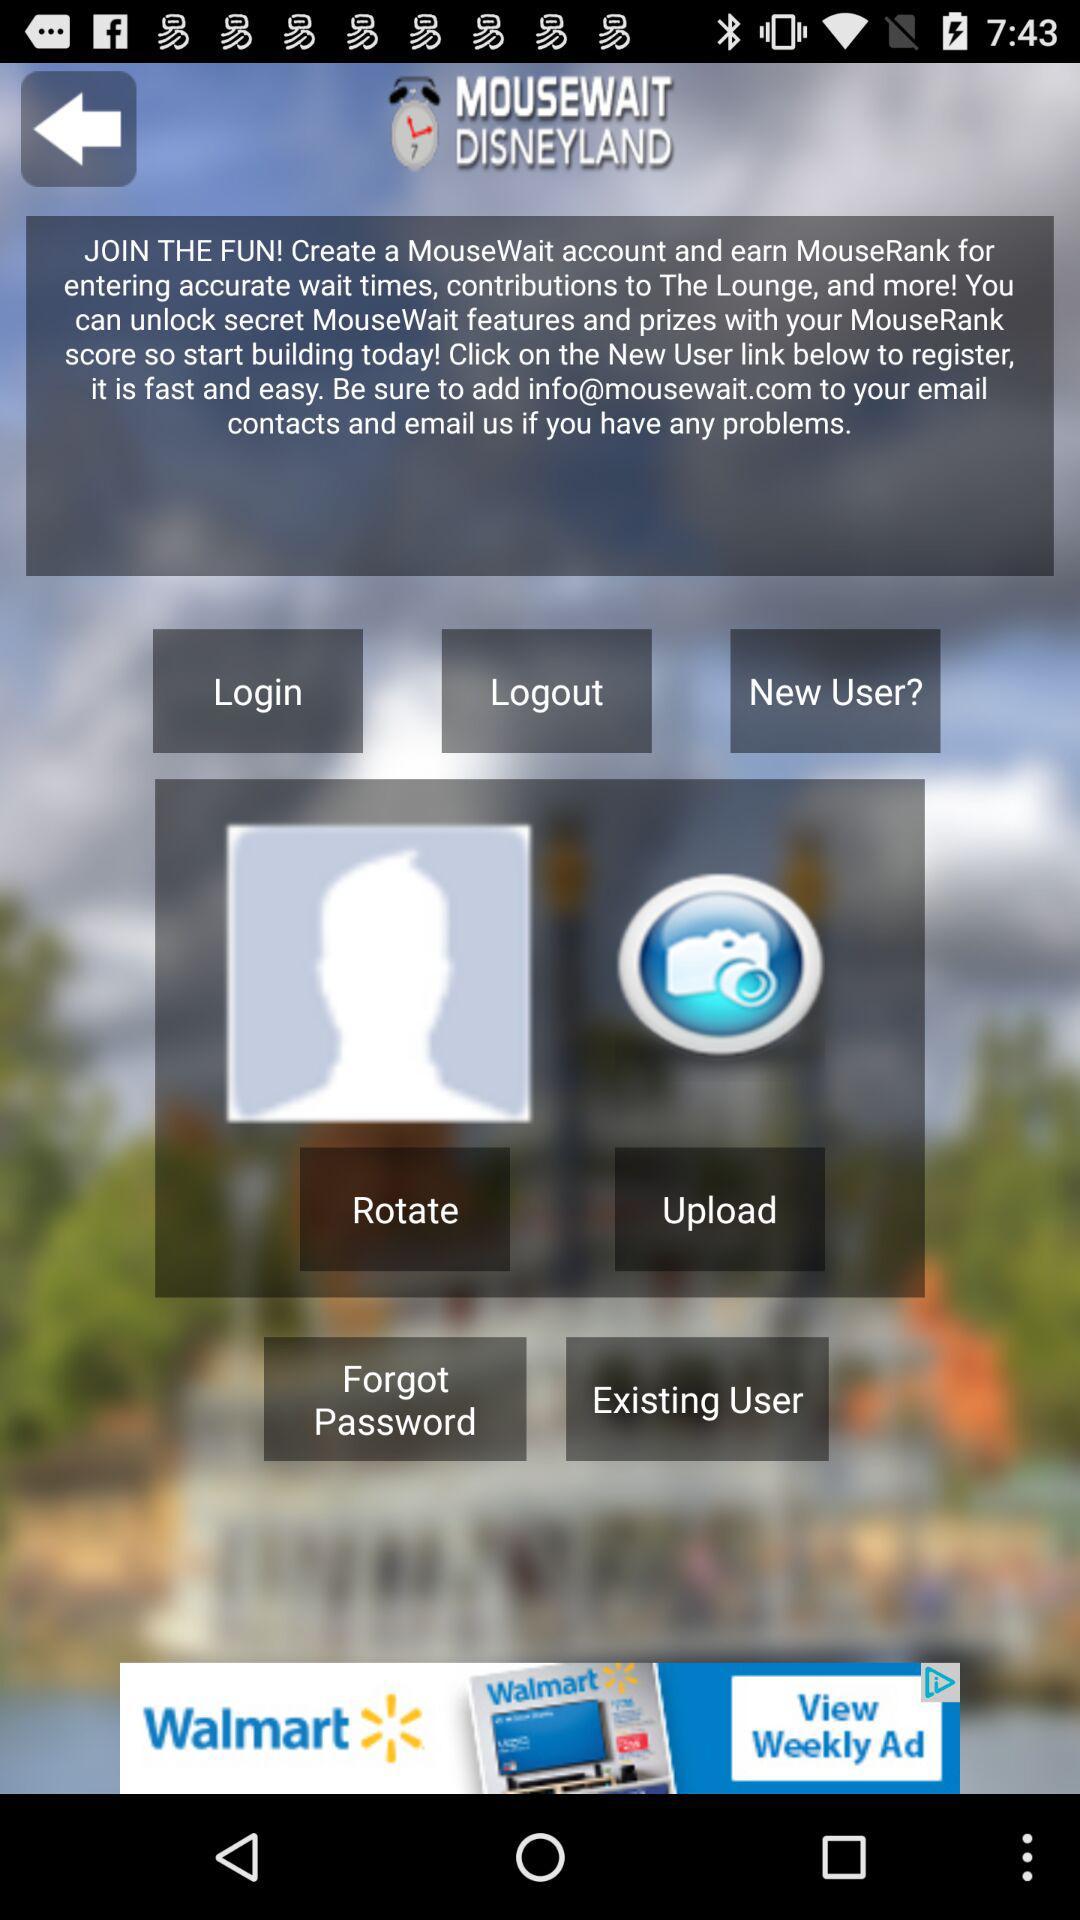 This screenshot has width=1080, height=1920. I want to click on camera button, so click(720, 976).